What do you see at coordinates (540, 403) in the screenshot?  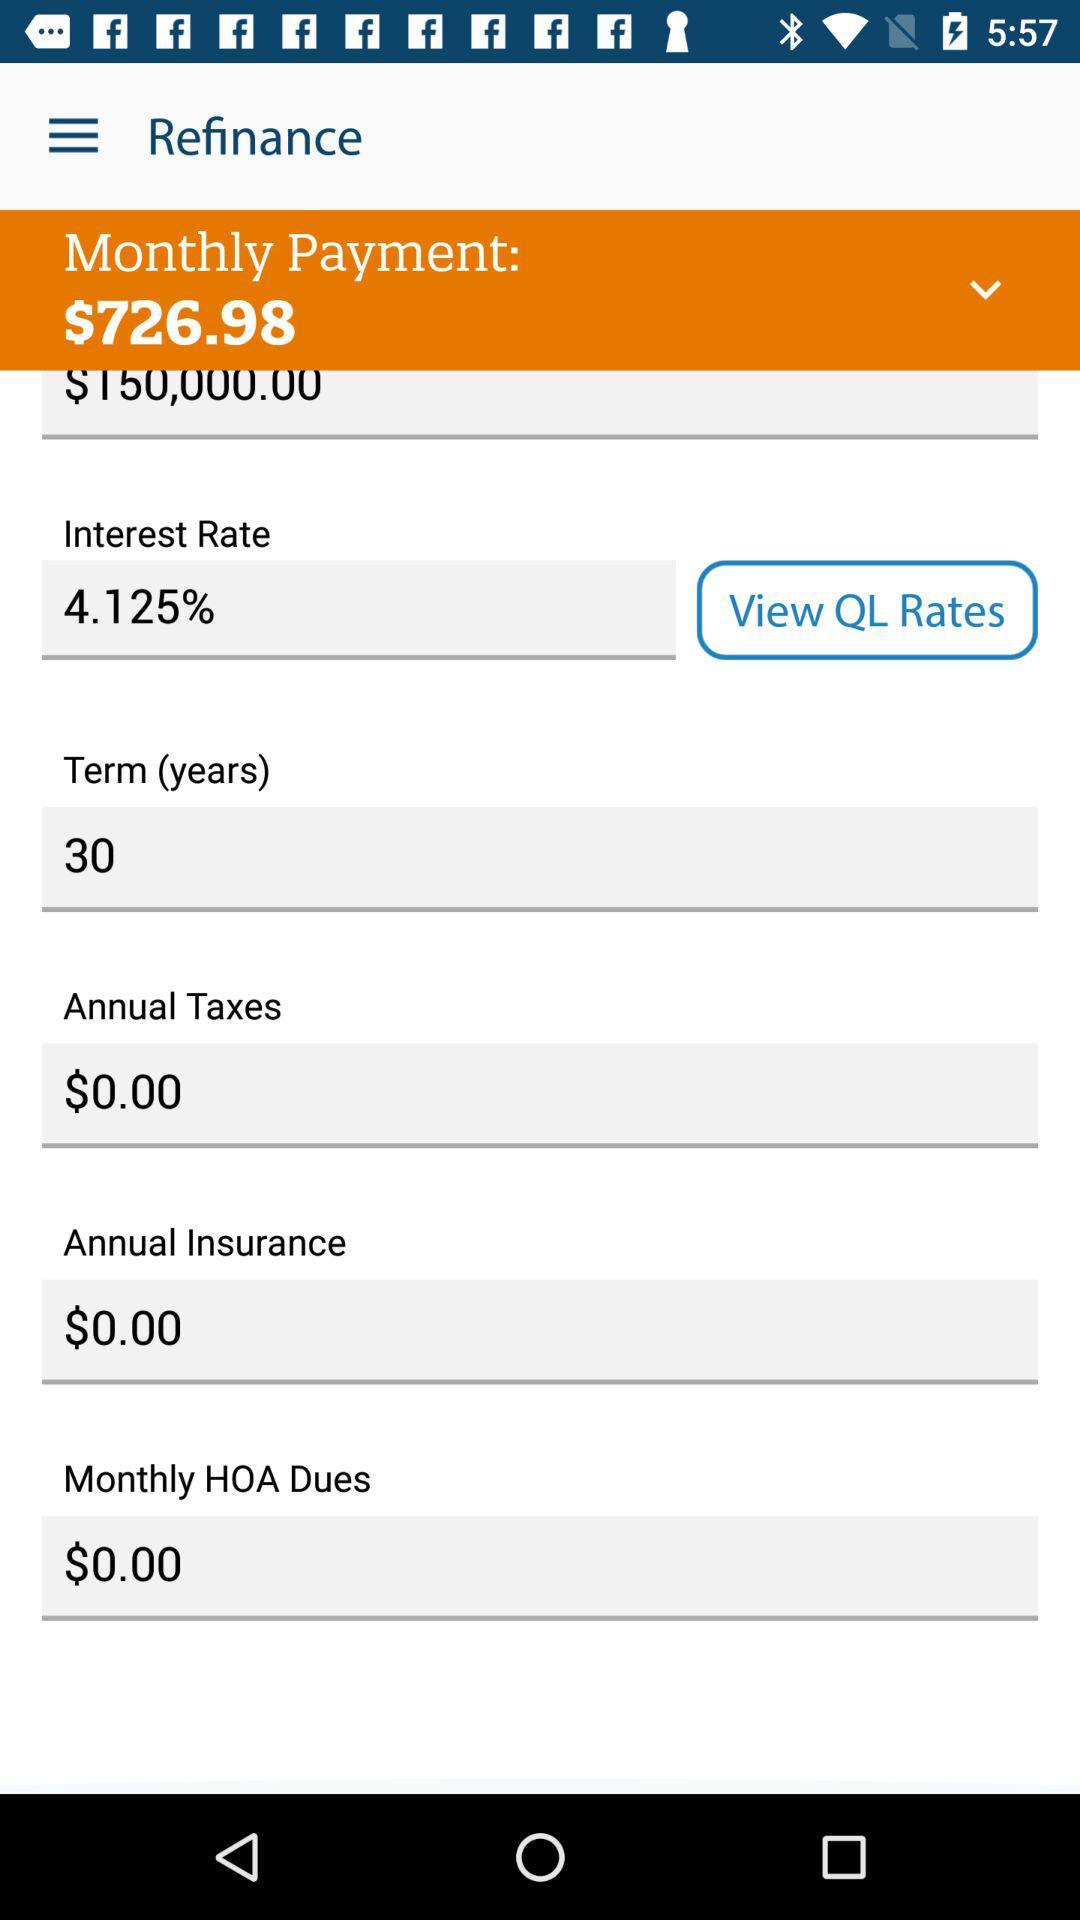 I see `item below $726.98` at bounding box center [540, 403].